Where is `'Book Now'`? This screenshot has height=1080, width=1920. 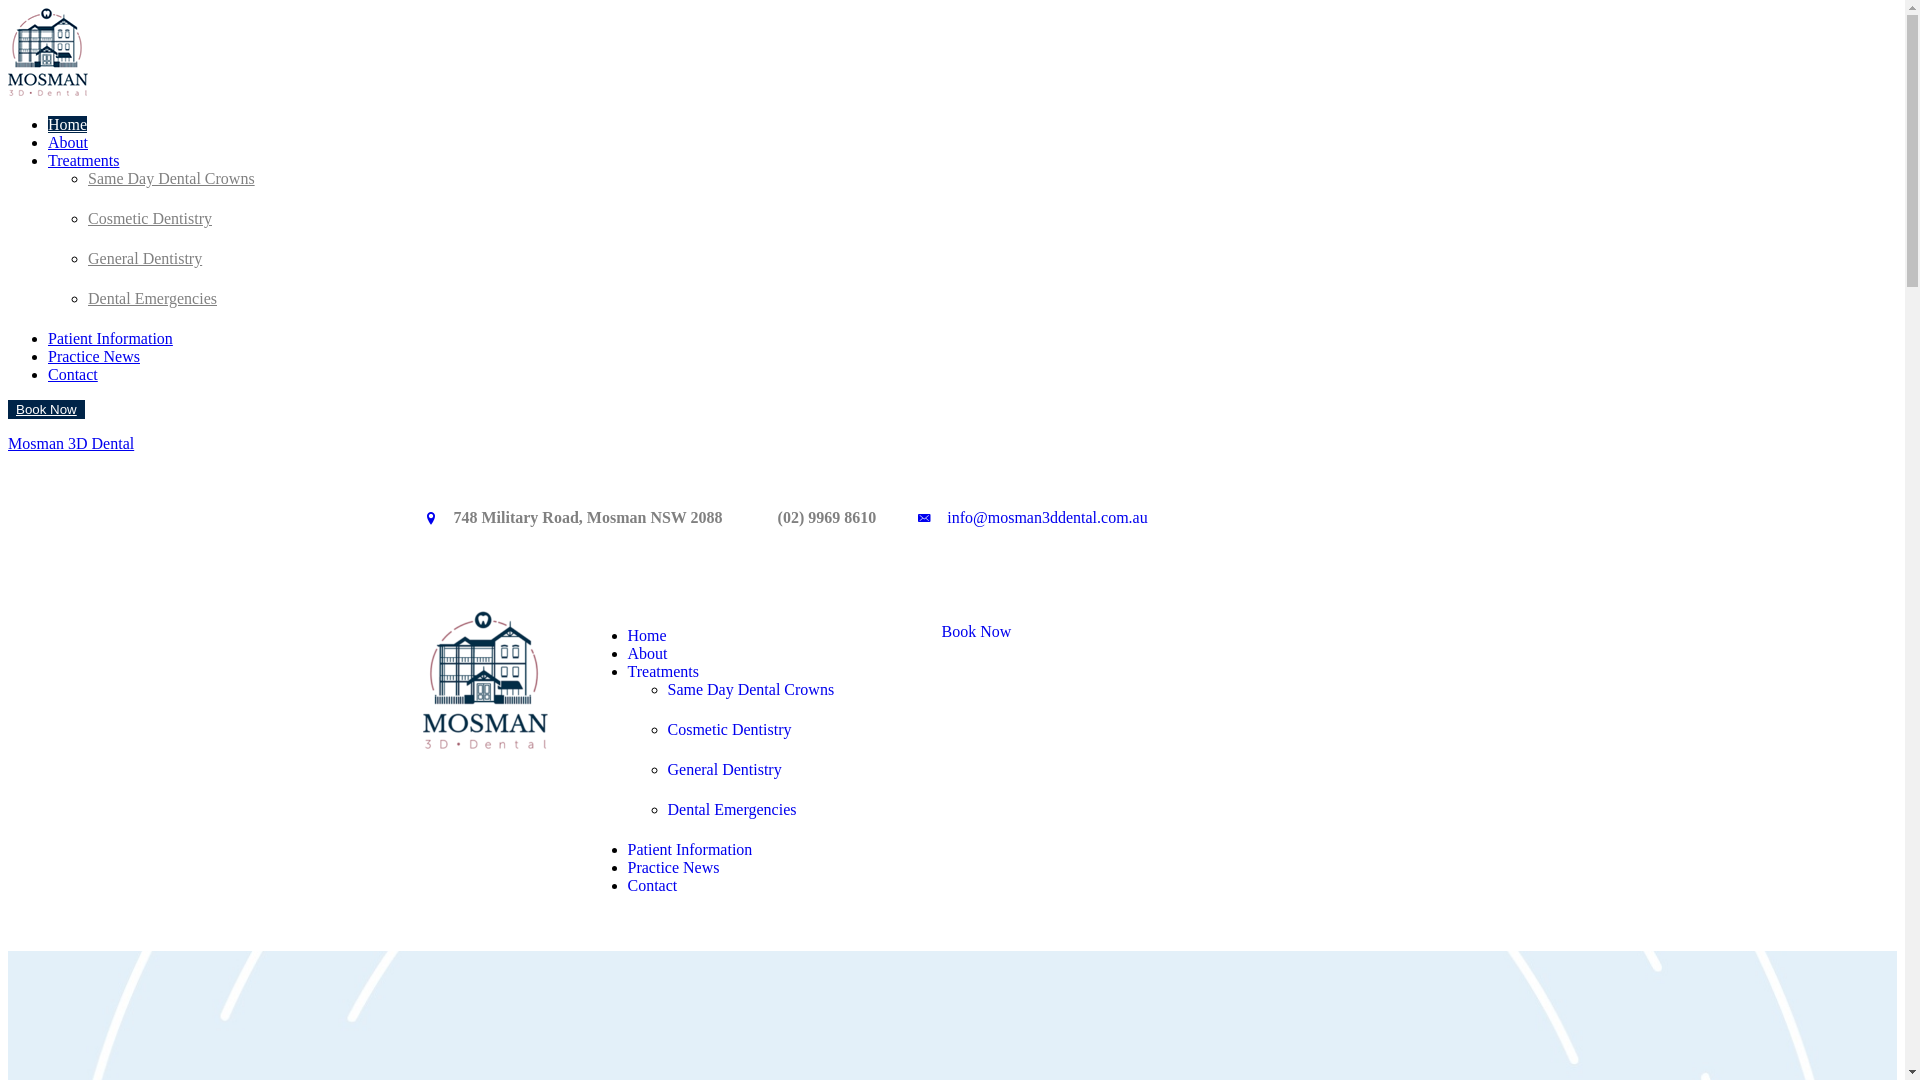 'Book Now' is located at coordinates (46, 408).